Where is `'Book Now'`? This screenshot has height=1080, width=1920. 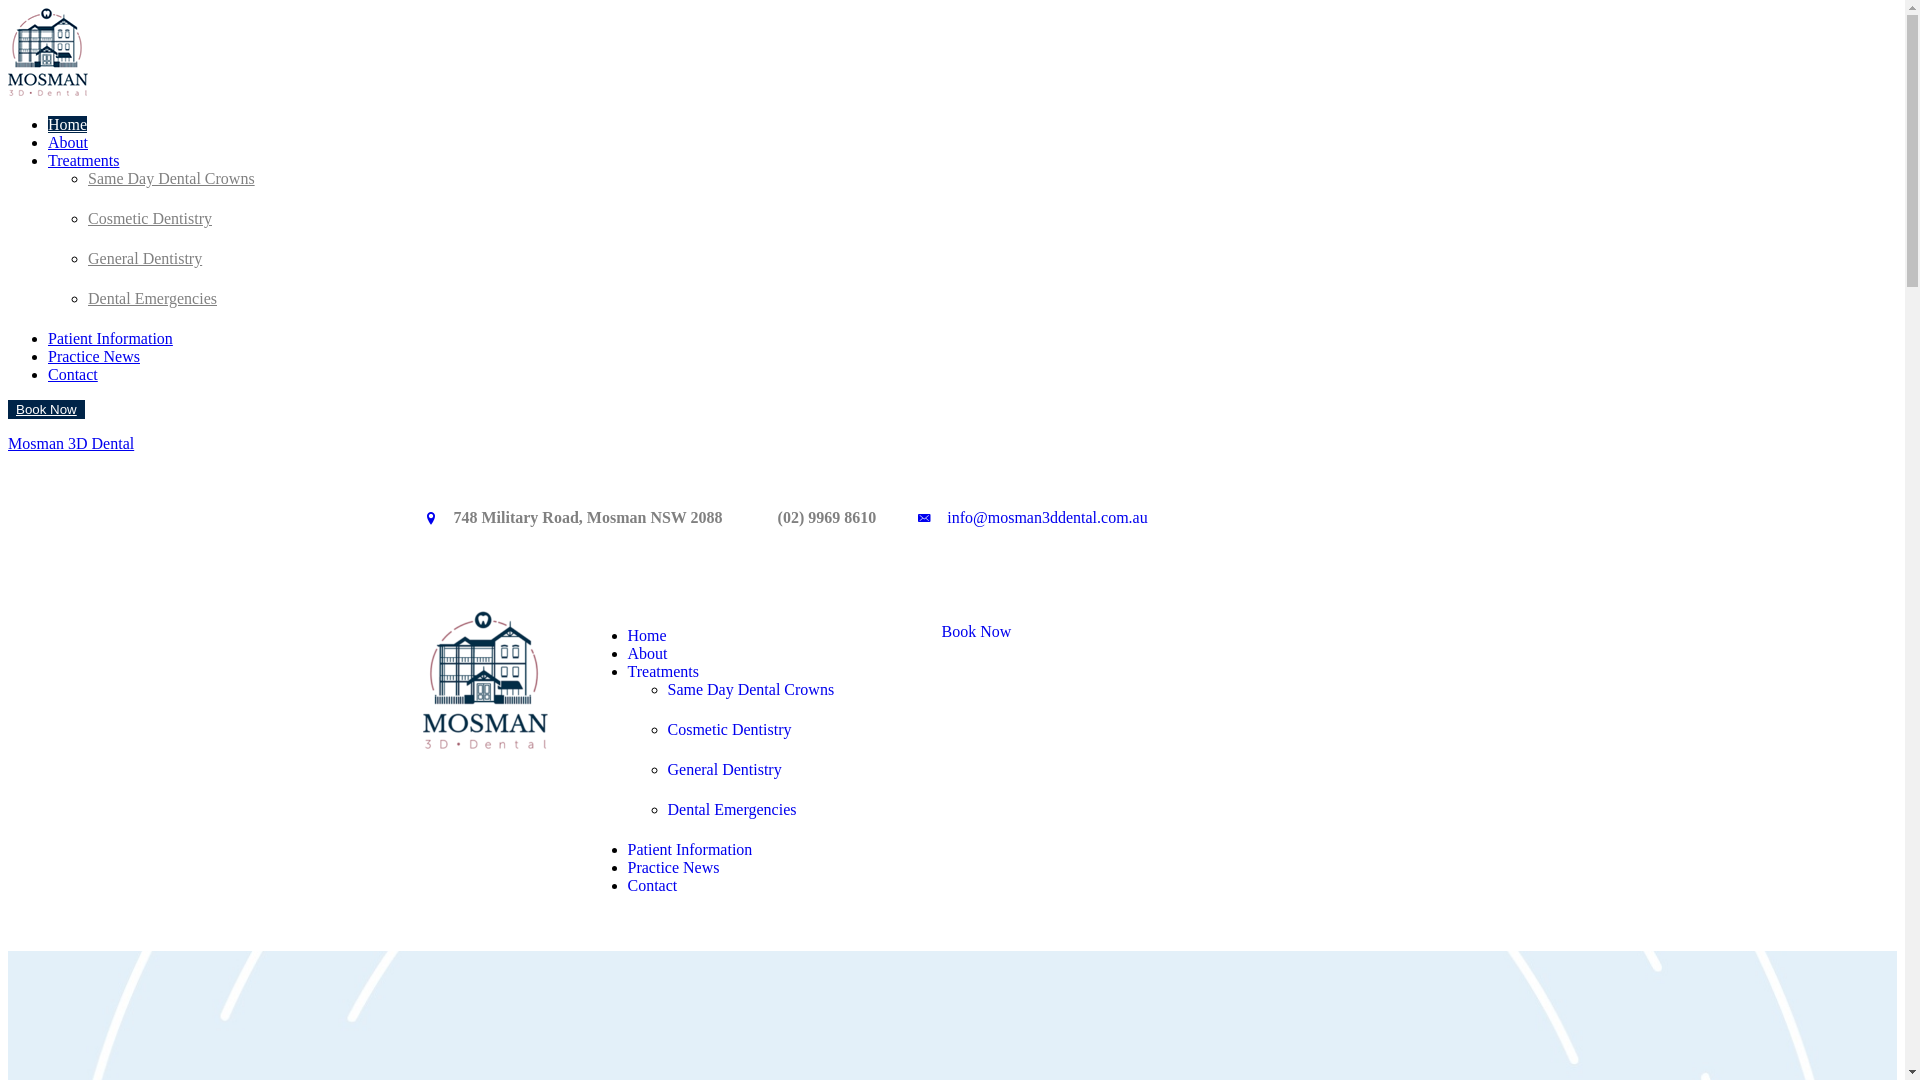 'Book Now' is located at coordinates (46, 408).